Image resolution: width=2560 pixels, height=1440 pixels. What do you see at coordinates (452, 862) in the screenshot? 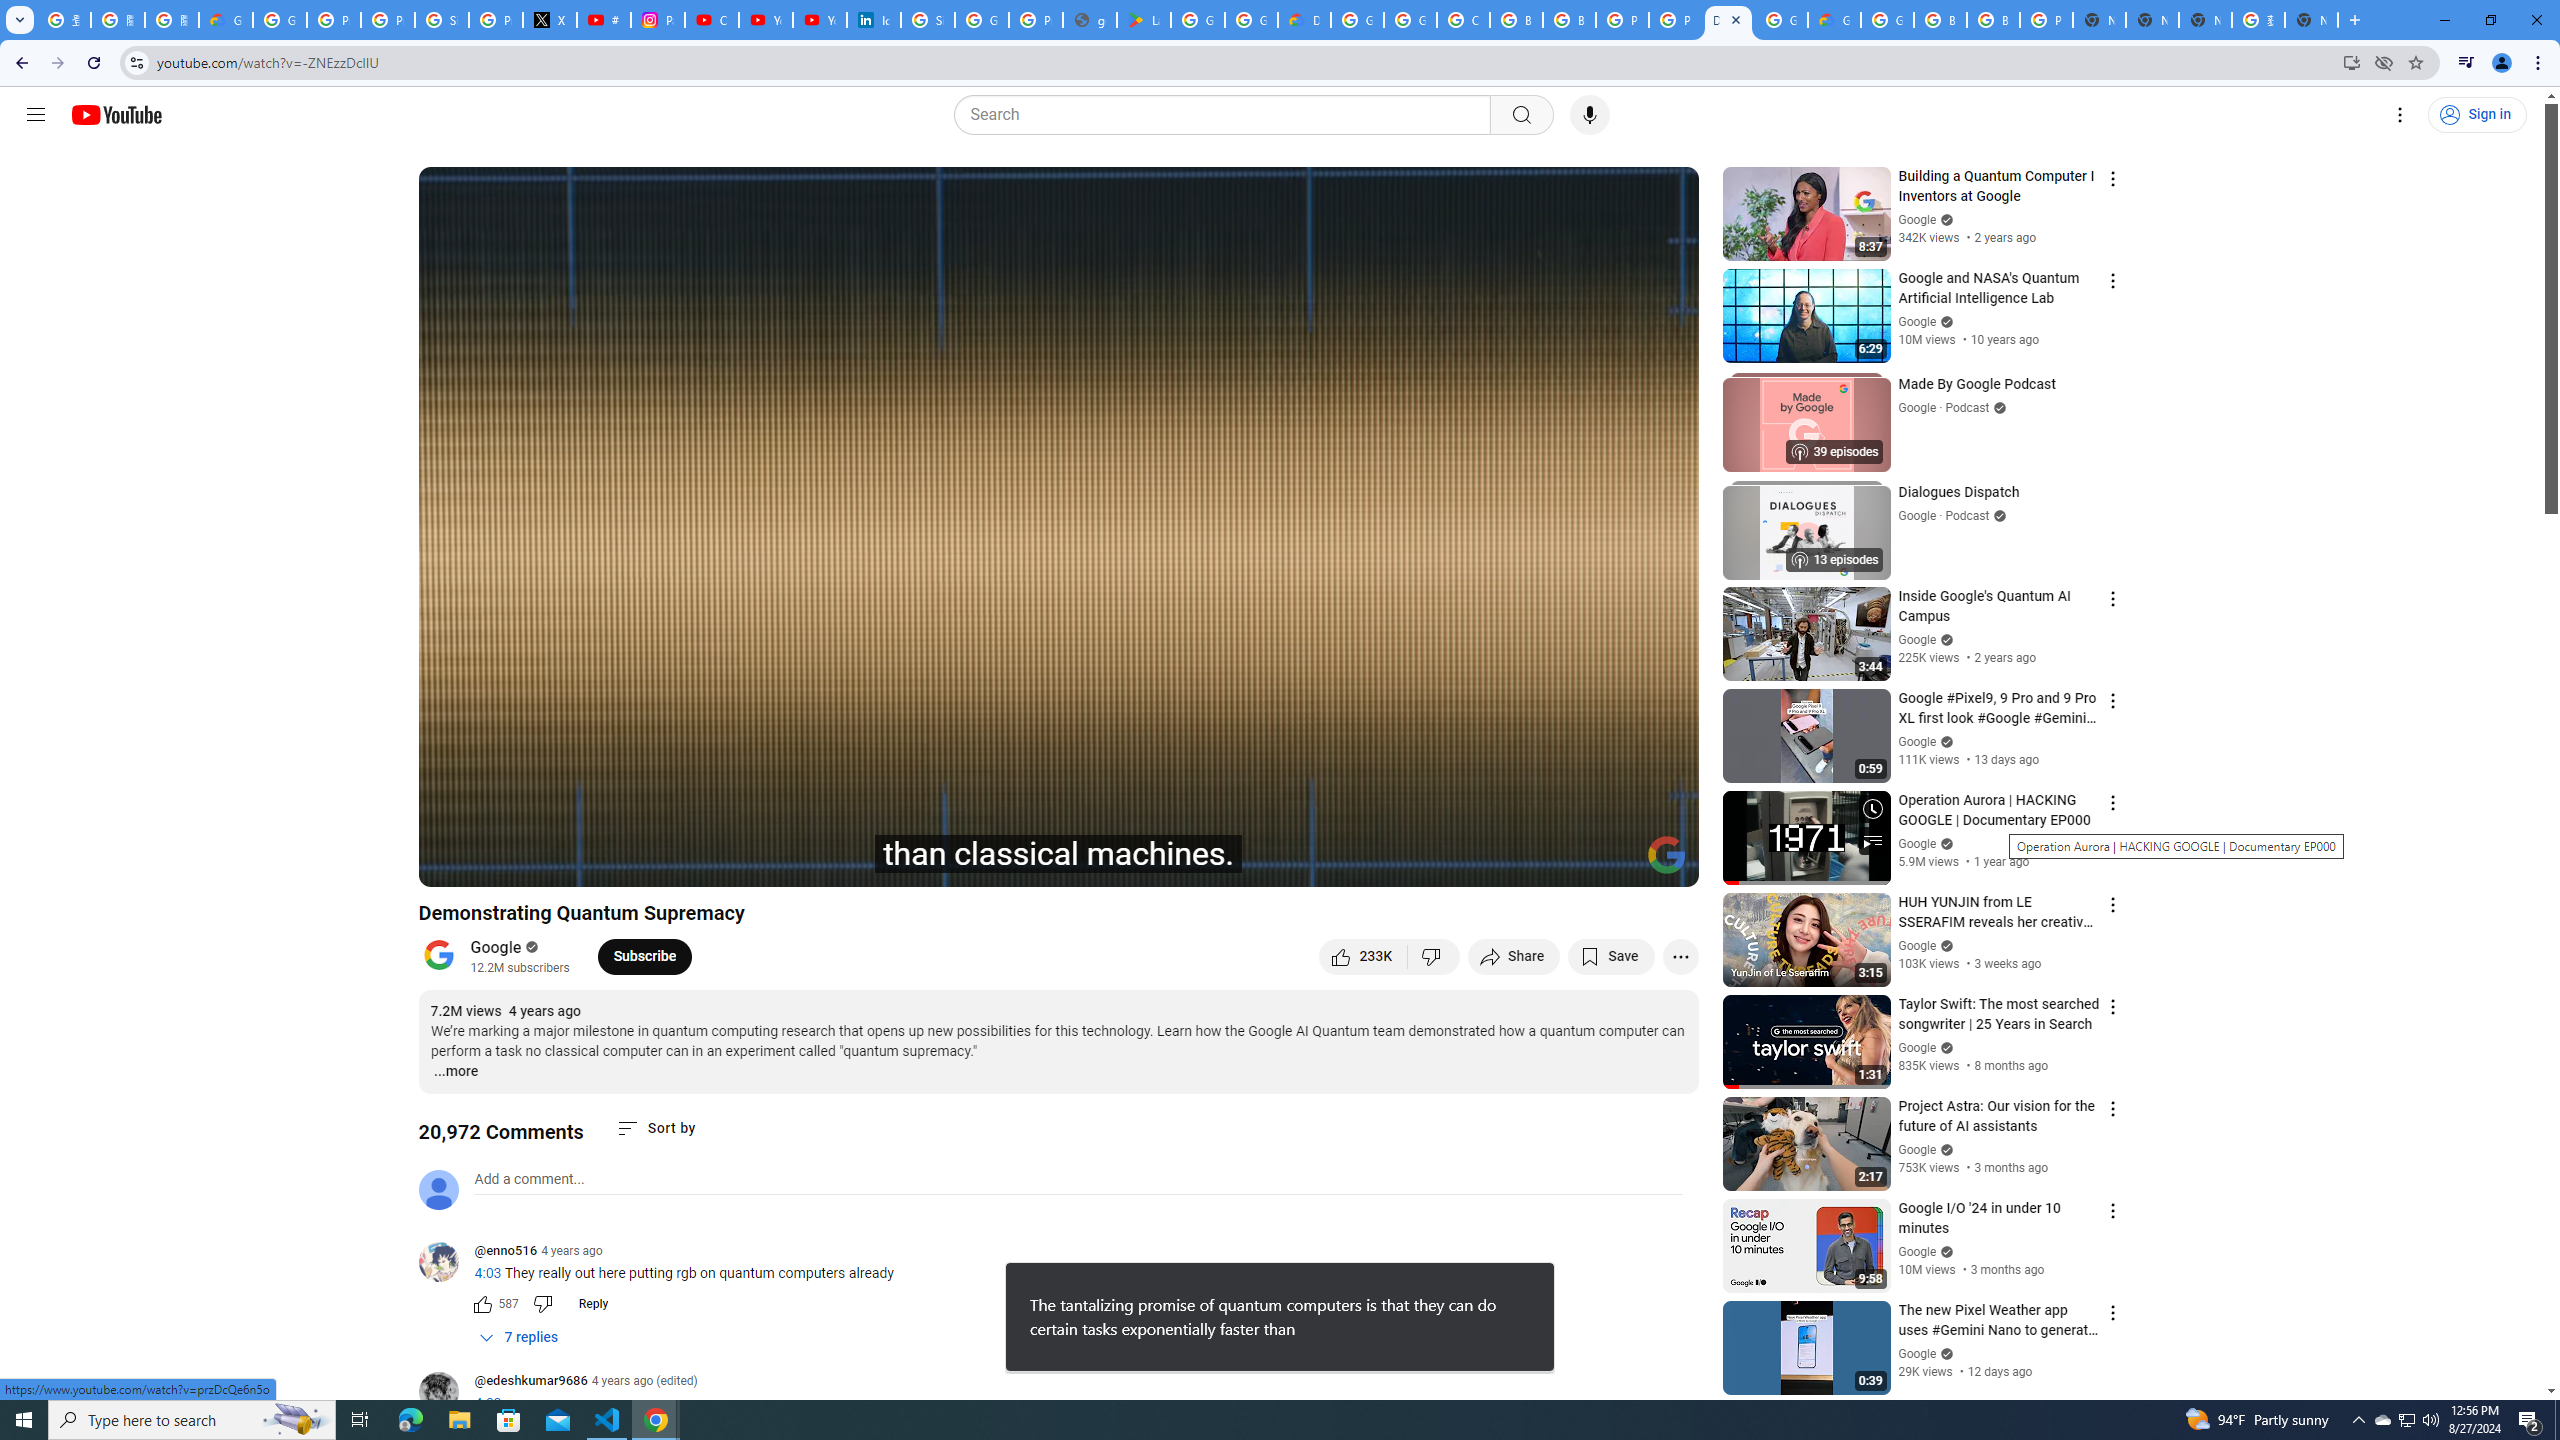
I see `'Pause (k)'` at bounding box center [452, 862].